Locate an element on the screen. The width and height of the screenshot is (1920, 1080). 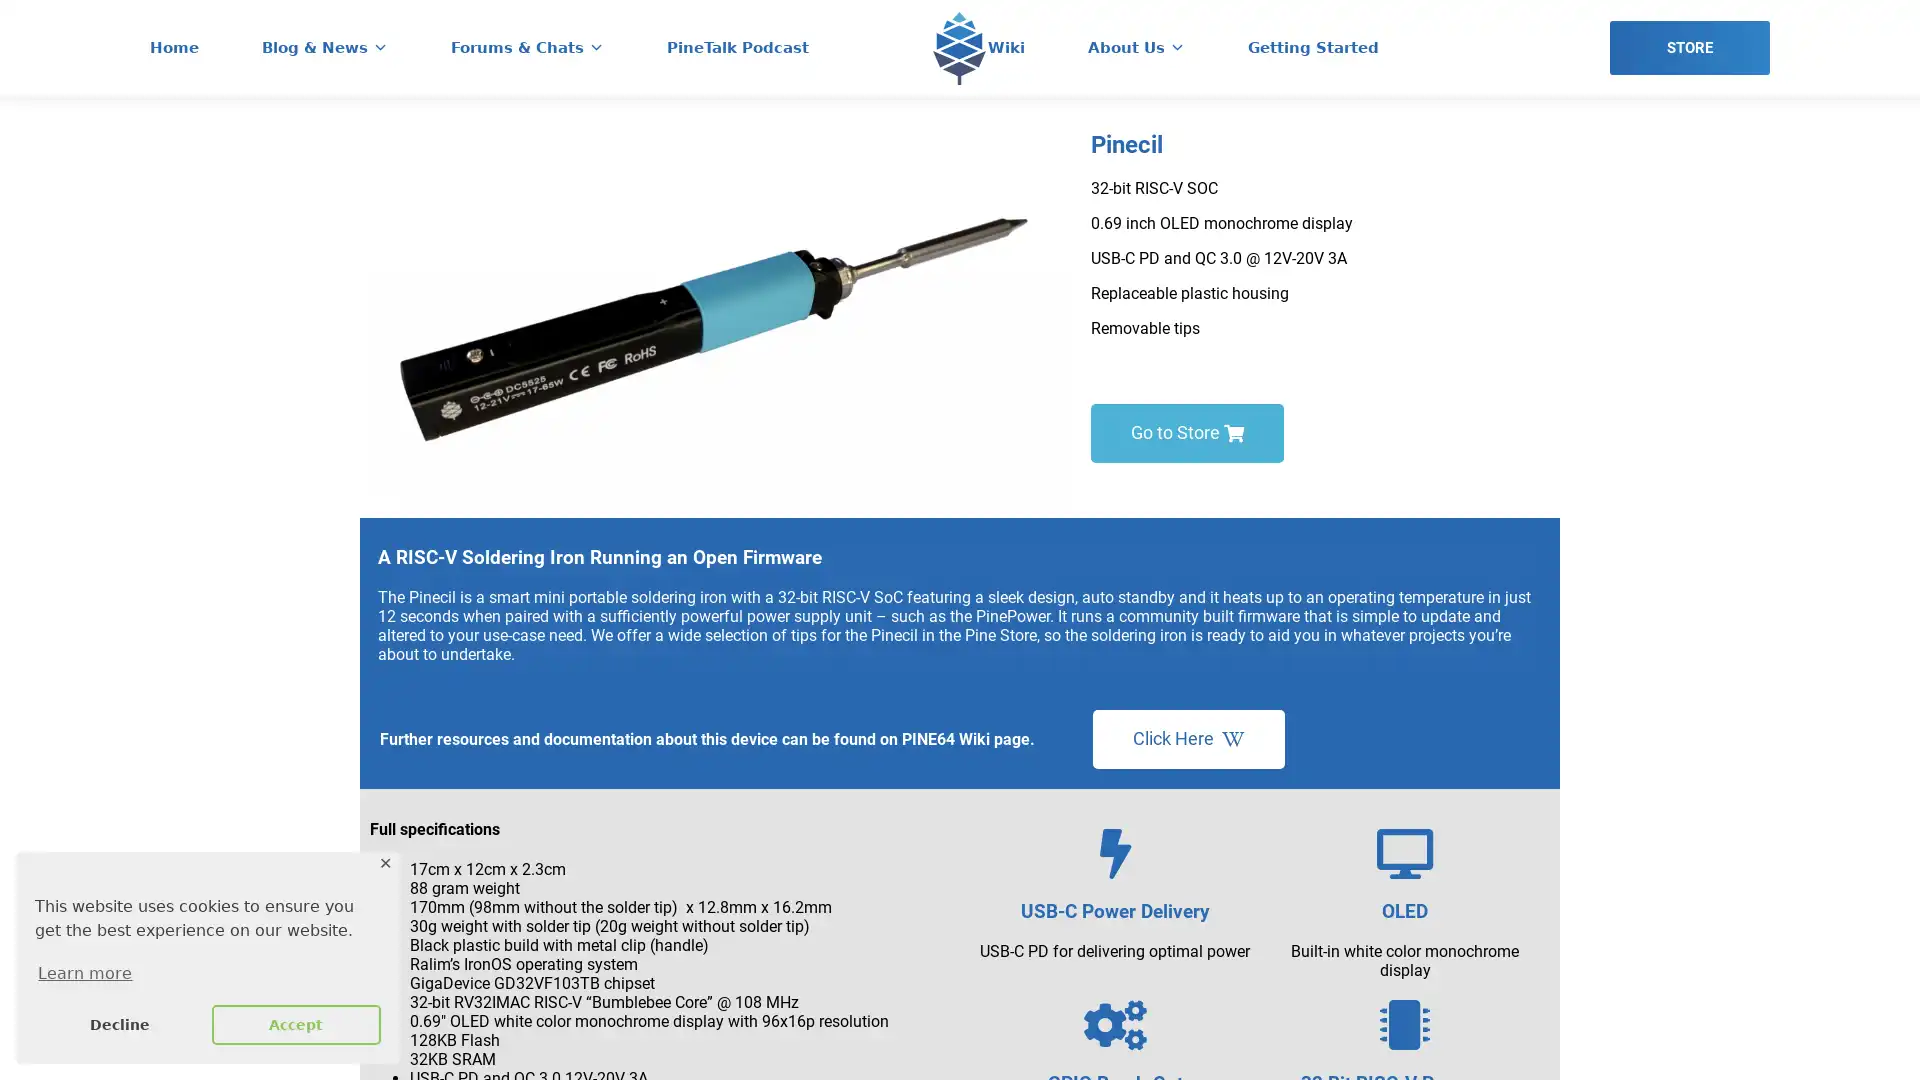
deny cookies is located at coordinates (118, 1024).